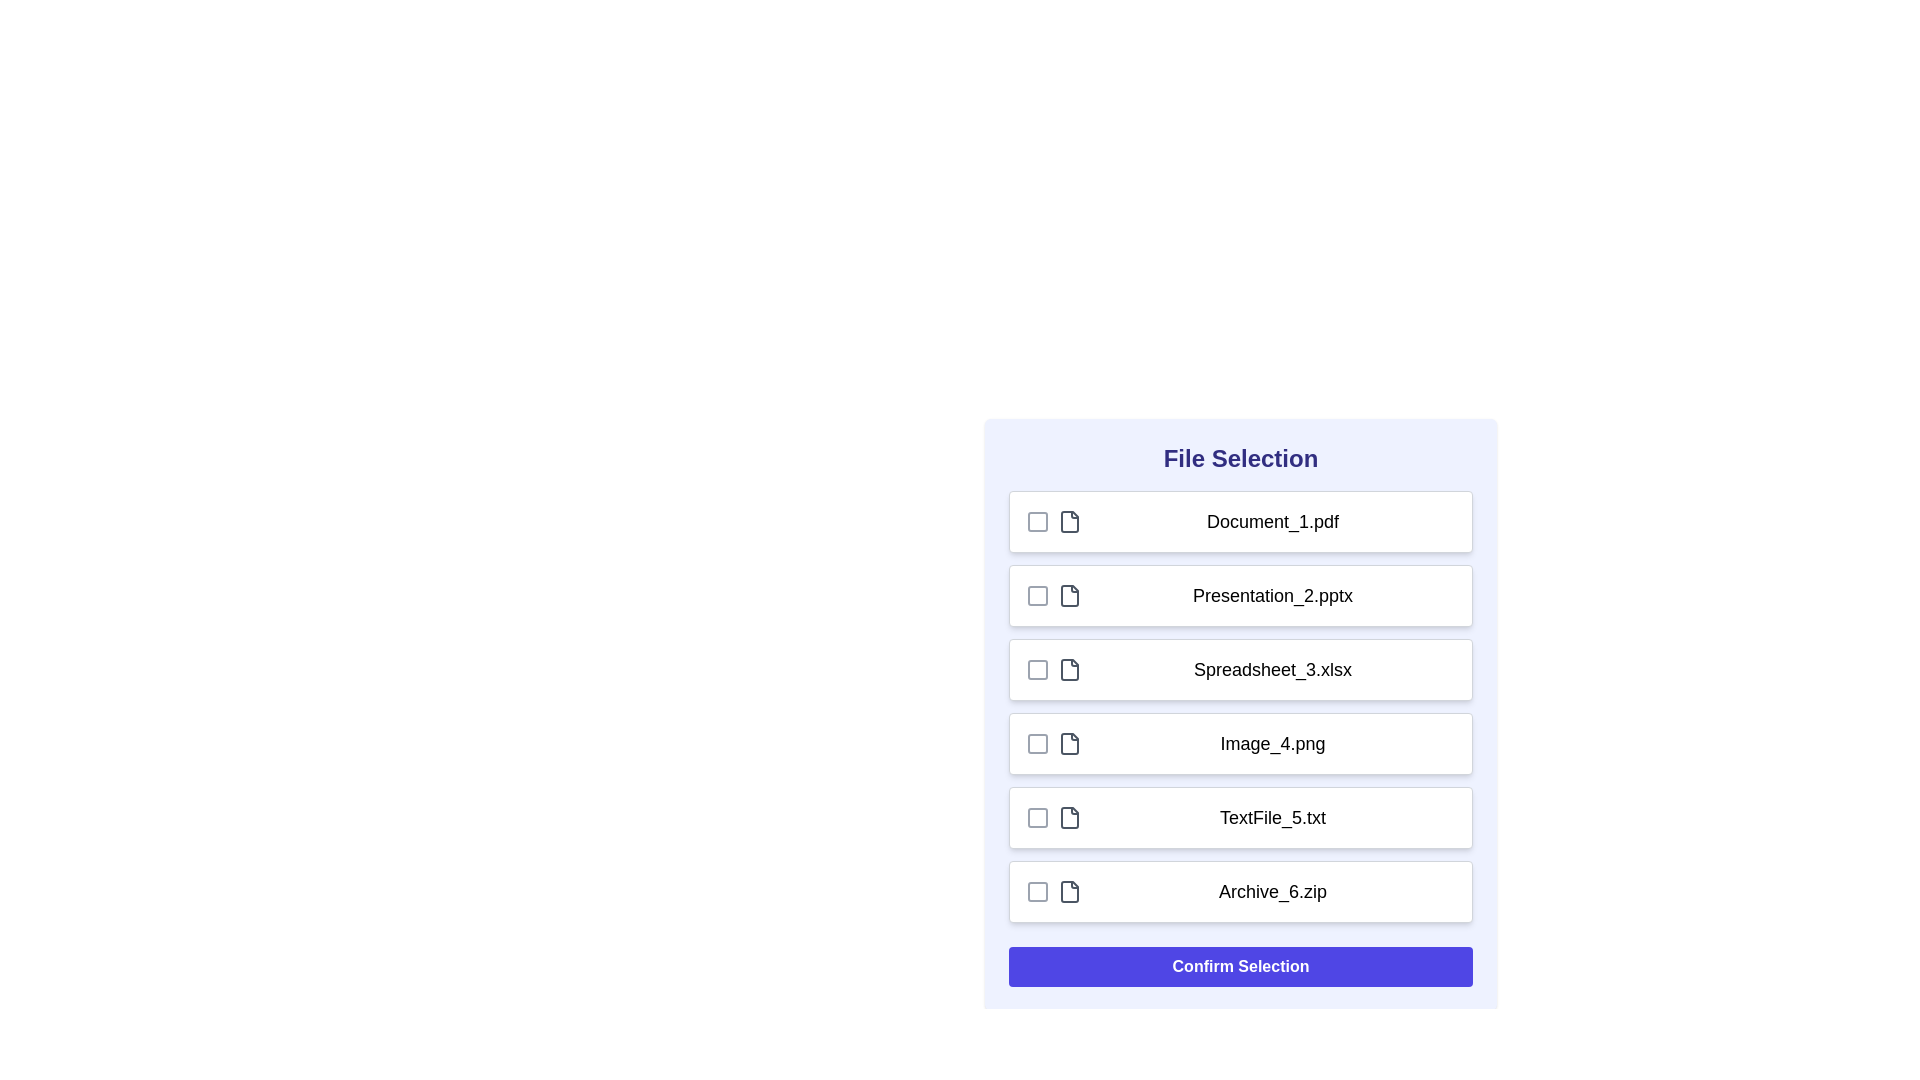 This screenshot has height=1080, width=1920. I want to click on the checkbox corresponding to Image_4.png, so click(1037, 744).